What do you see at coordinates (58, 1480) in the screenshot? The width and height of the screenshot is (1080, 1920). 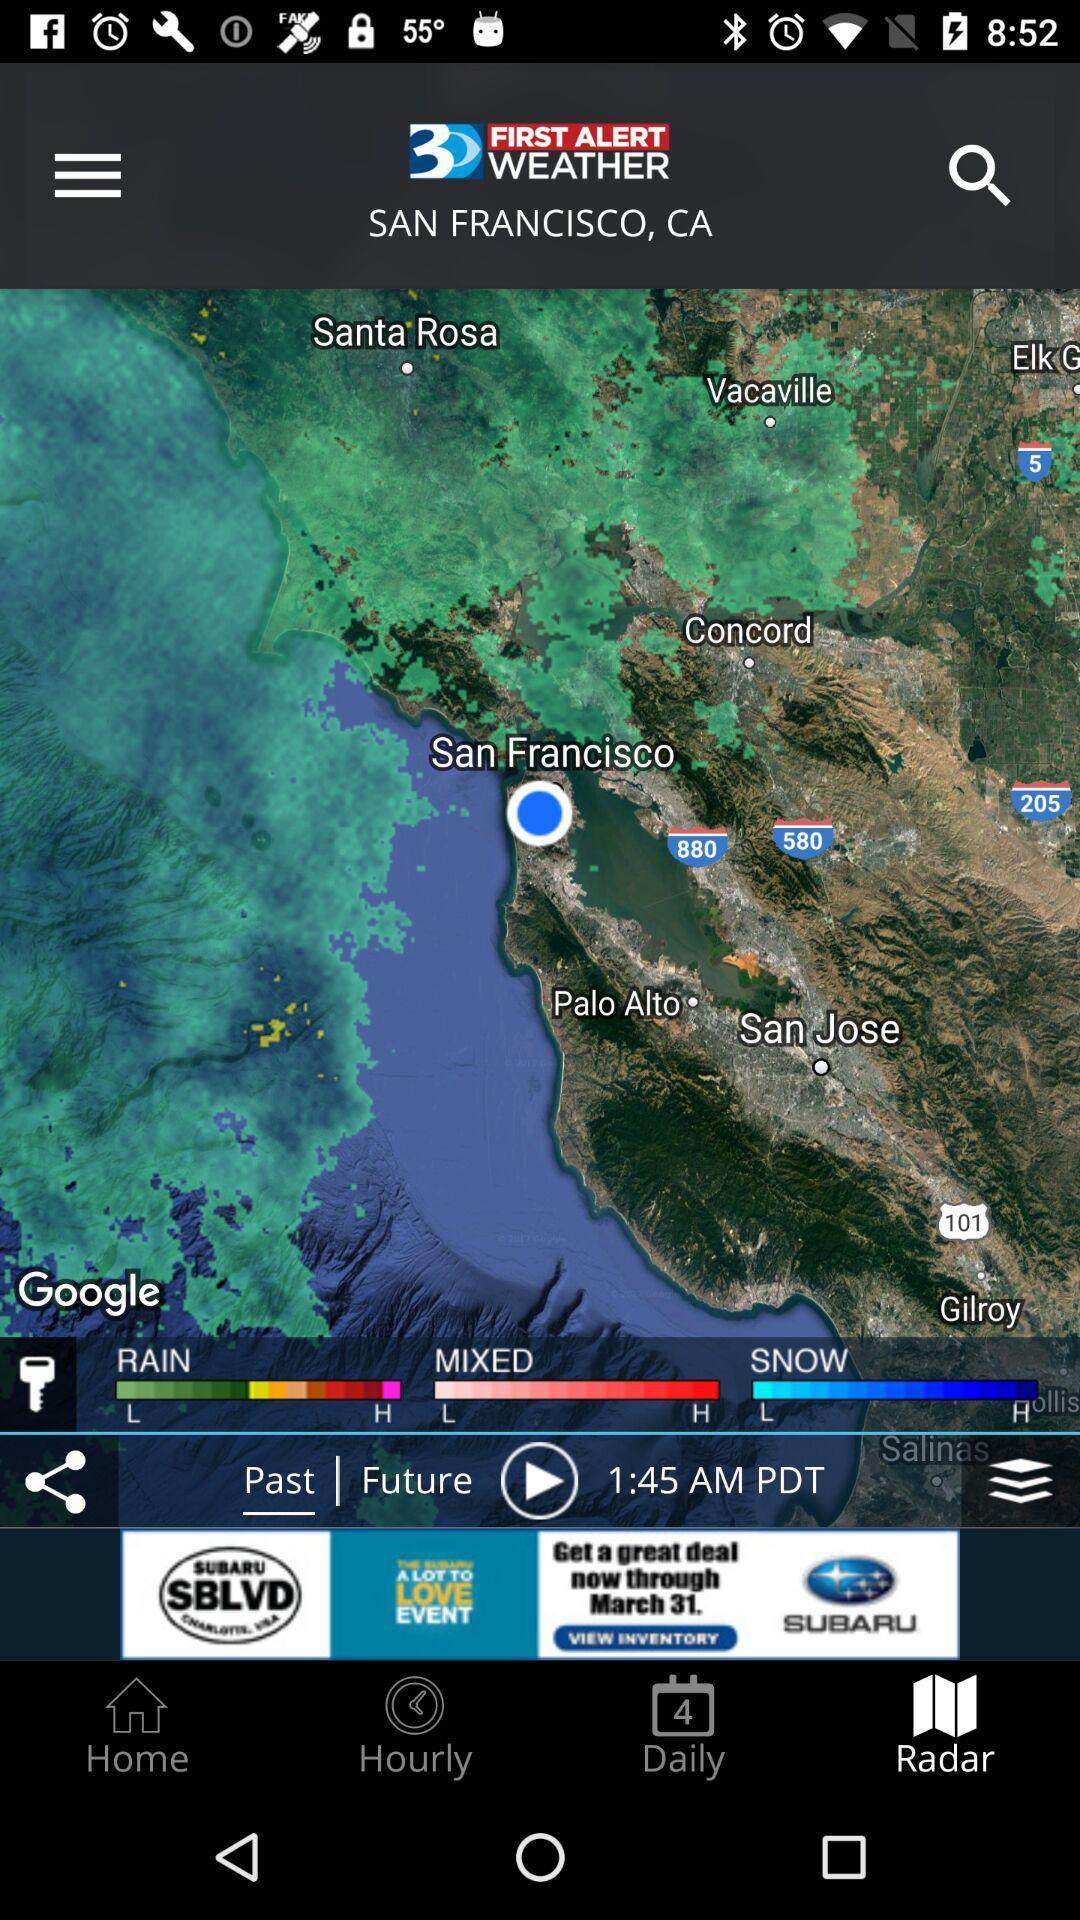 I see `share weather` at bounding box center [58, 1480].